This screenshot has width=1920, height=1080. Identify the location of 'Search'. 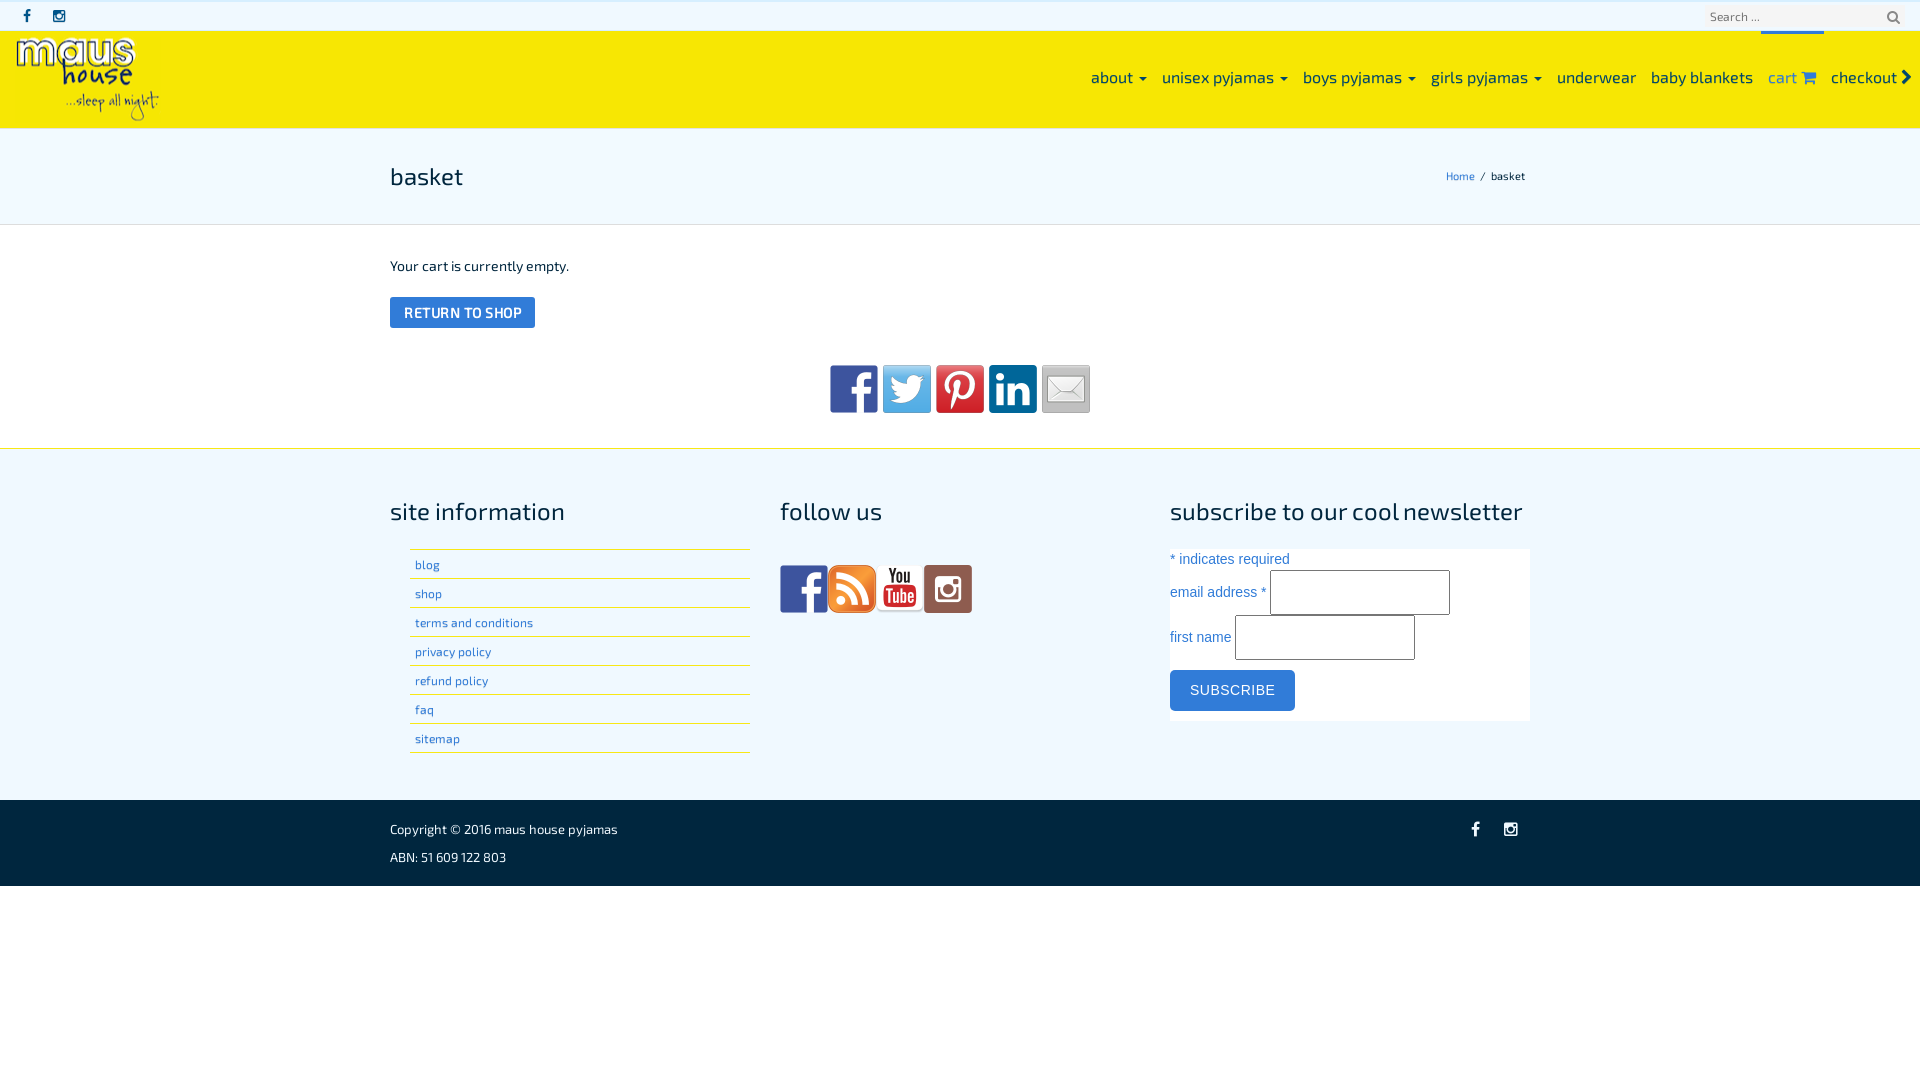
(1891, 16).